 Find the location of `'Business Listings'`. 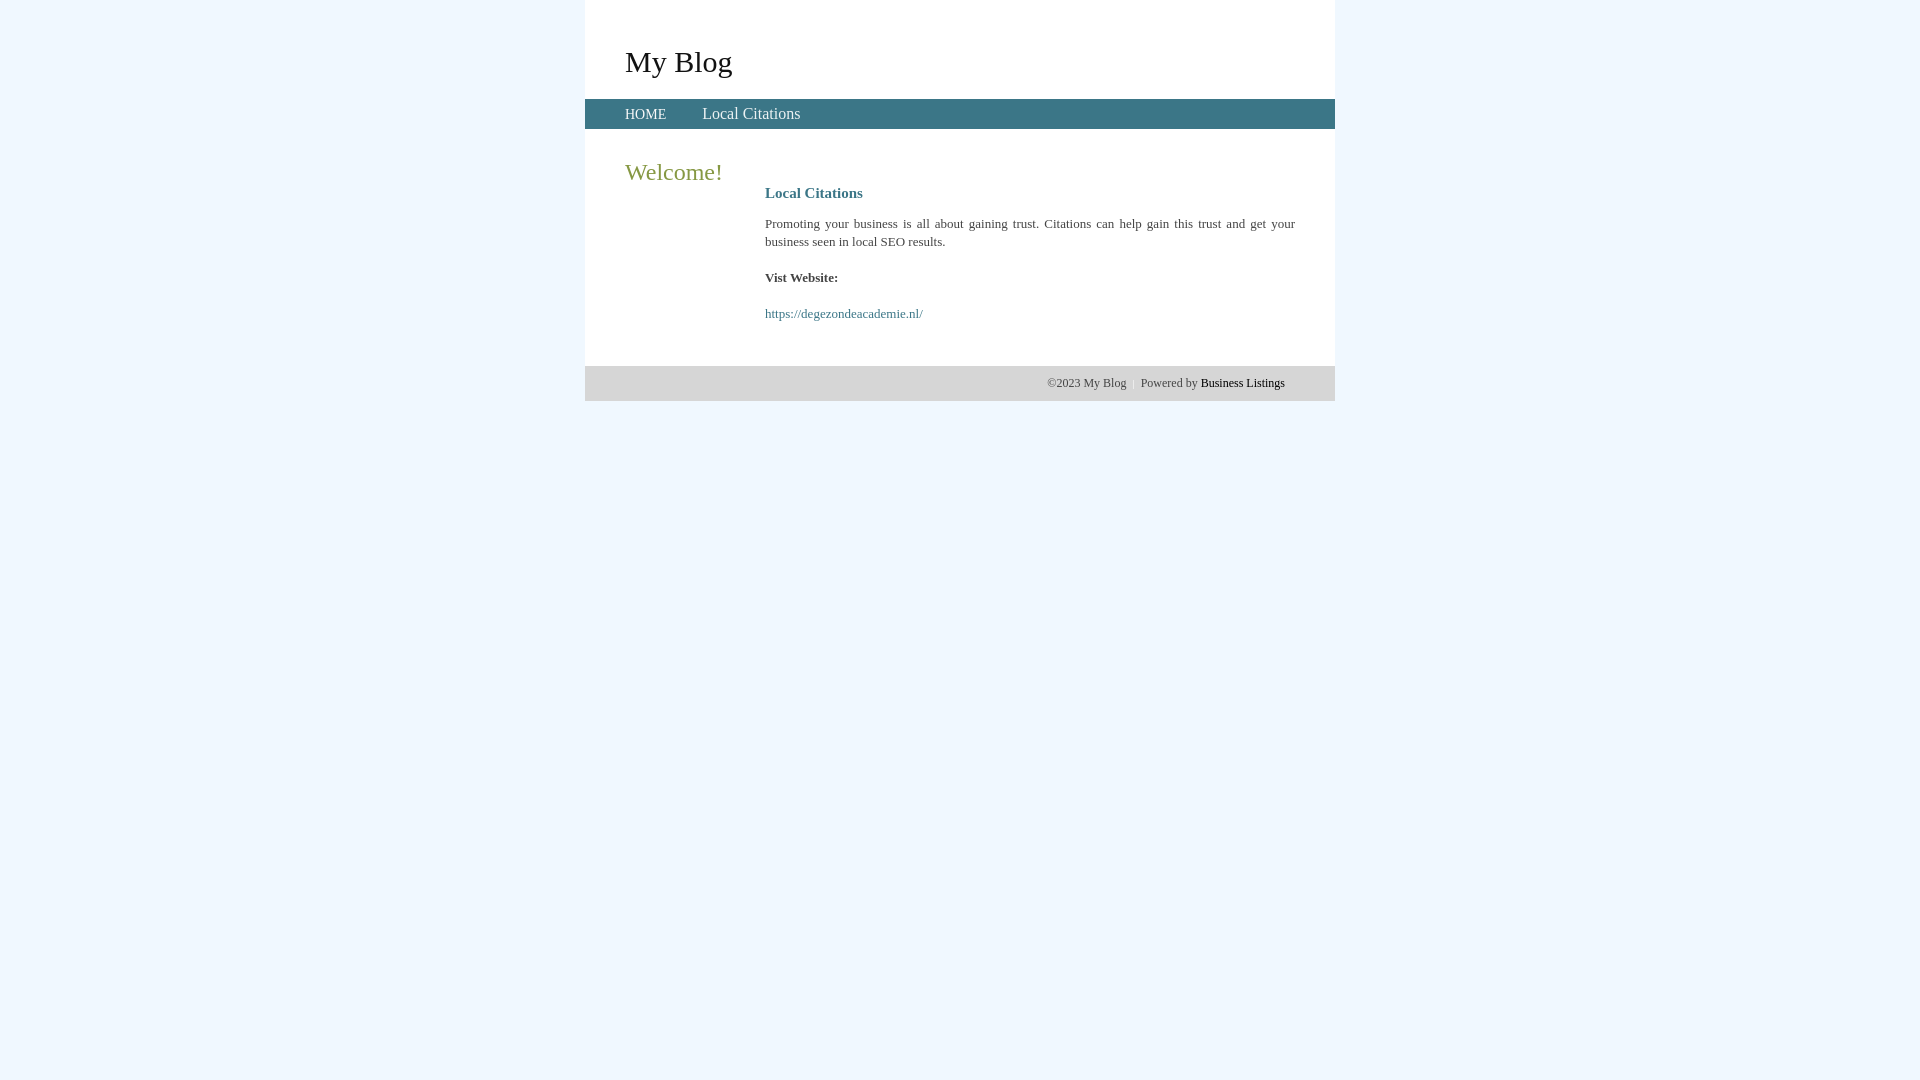

'Business Listings' is located at coordinates (1242, 382).